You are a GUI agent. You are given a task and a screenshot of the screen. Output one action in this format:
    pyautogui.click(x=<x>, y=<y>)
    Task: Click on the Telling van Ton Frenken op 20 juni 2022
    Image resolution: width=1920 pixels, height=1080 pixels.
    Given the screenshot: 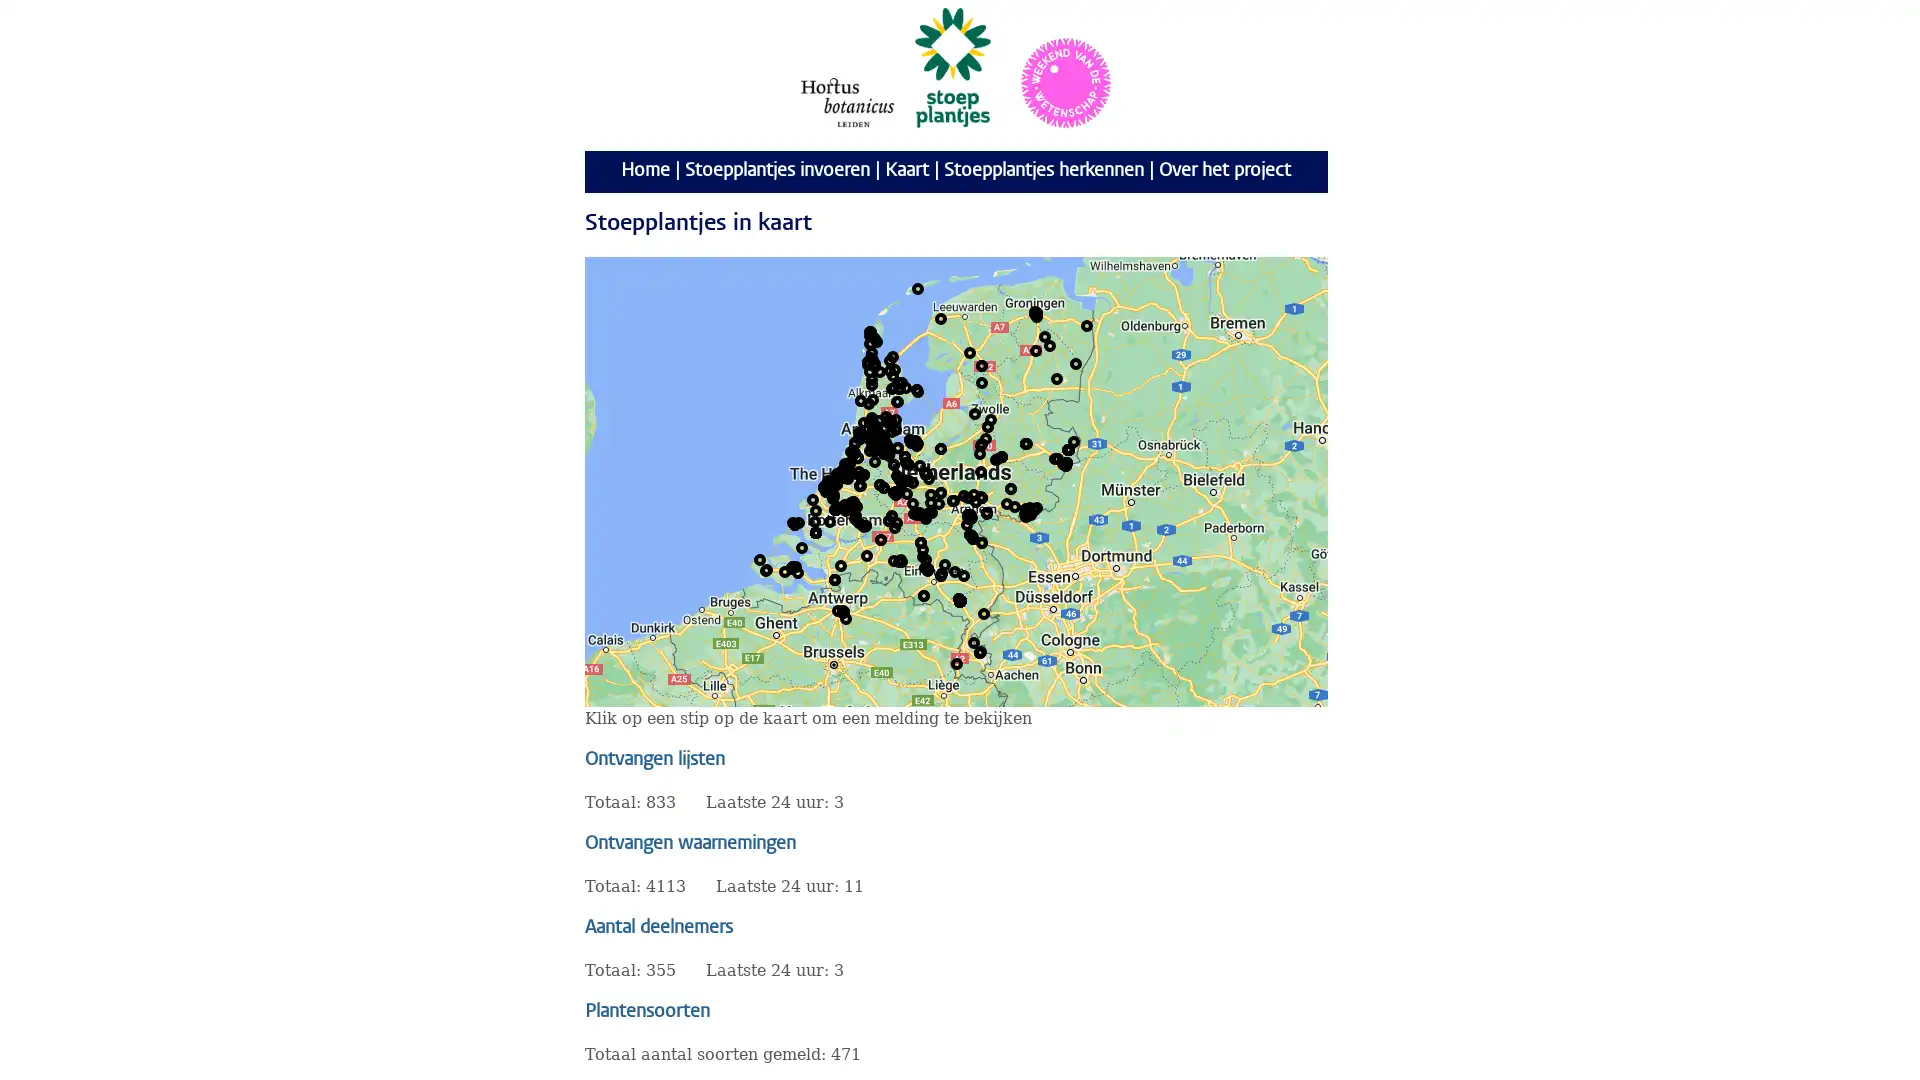 What is the action you would take?
    pyautogui.click(x=960, y=600)
    